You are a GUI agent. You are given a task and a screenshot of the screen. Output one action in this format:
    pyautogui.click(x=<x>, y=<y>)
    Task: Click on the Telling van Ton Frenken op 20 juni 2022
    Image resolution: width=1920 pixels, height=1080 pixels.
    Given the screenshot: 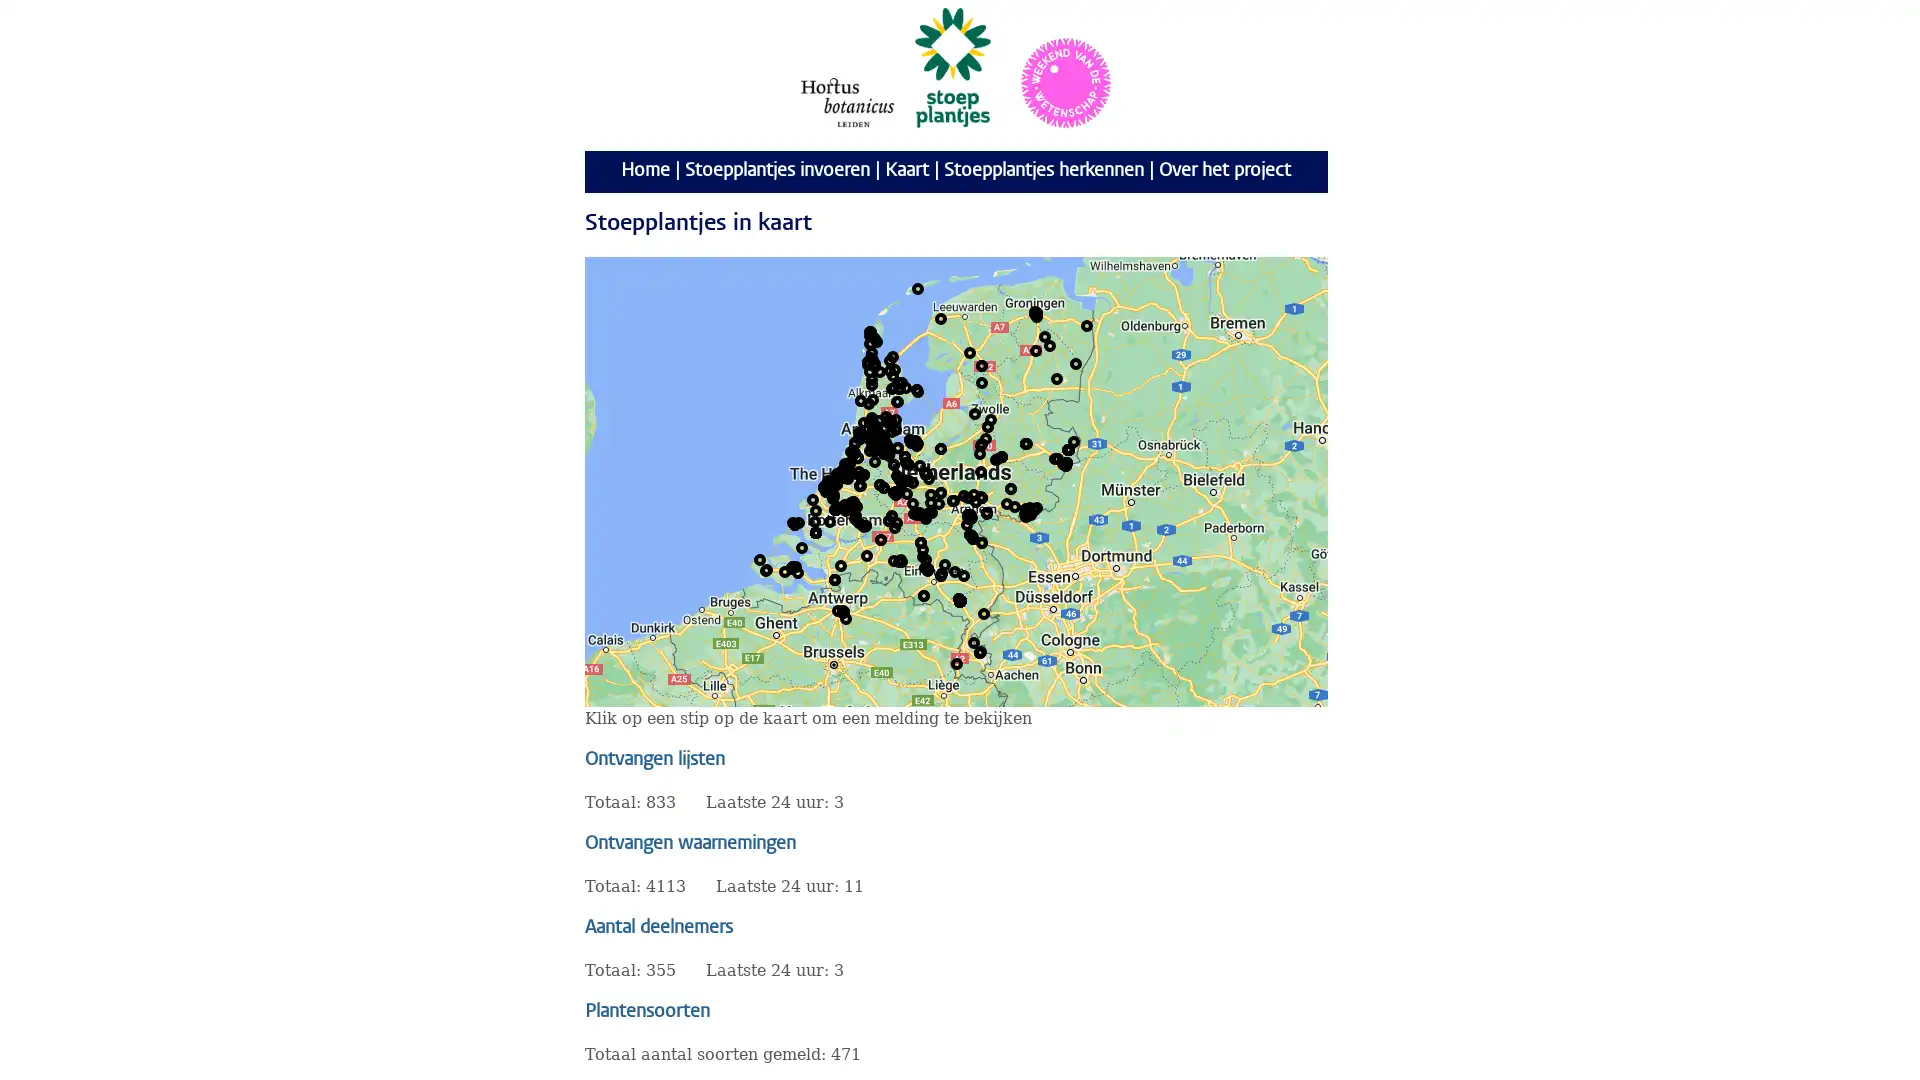 What is the action you would take?
    pyautogui.click(x=960, y=600)
    